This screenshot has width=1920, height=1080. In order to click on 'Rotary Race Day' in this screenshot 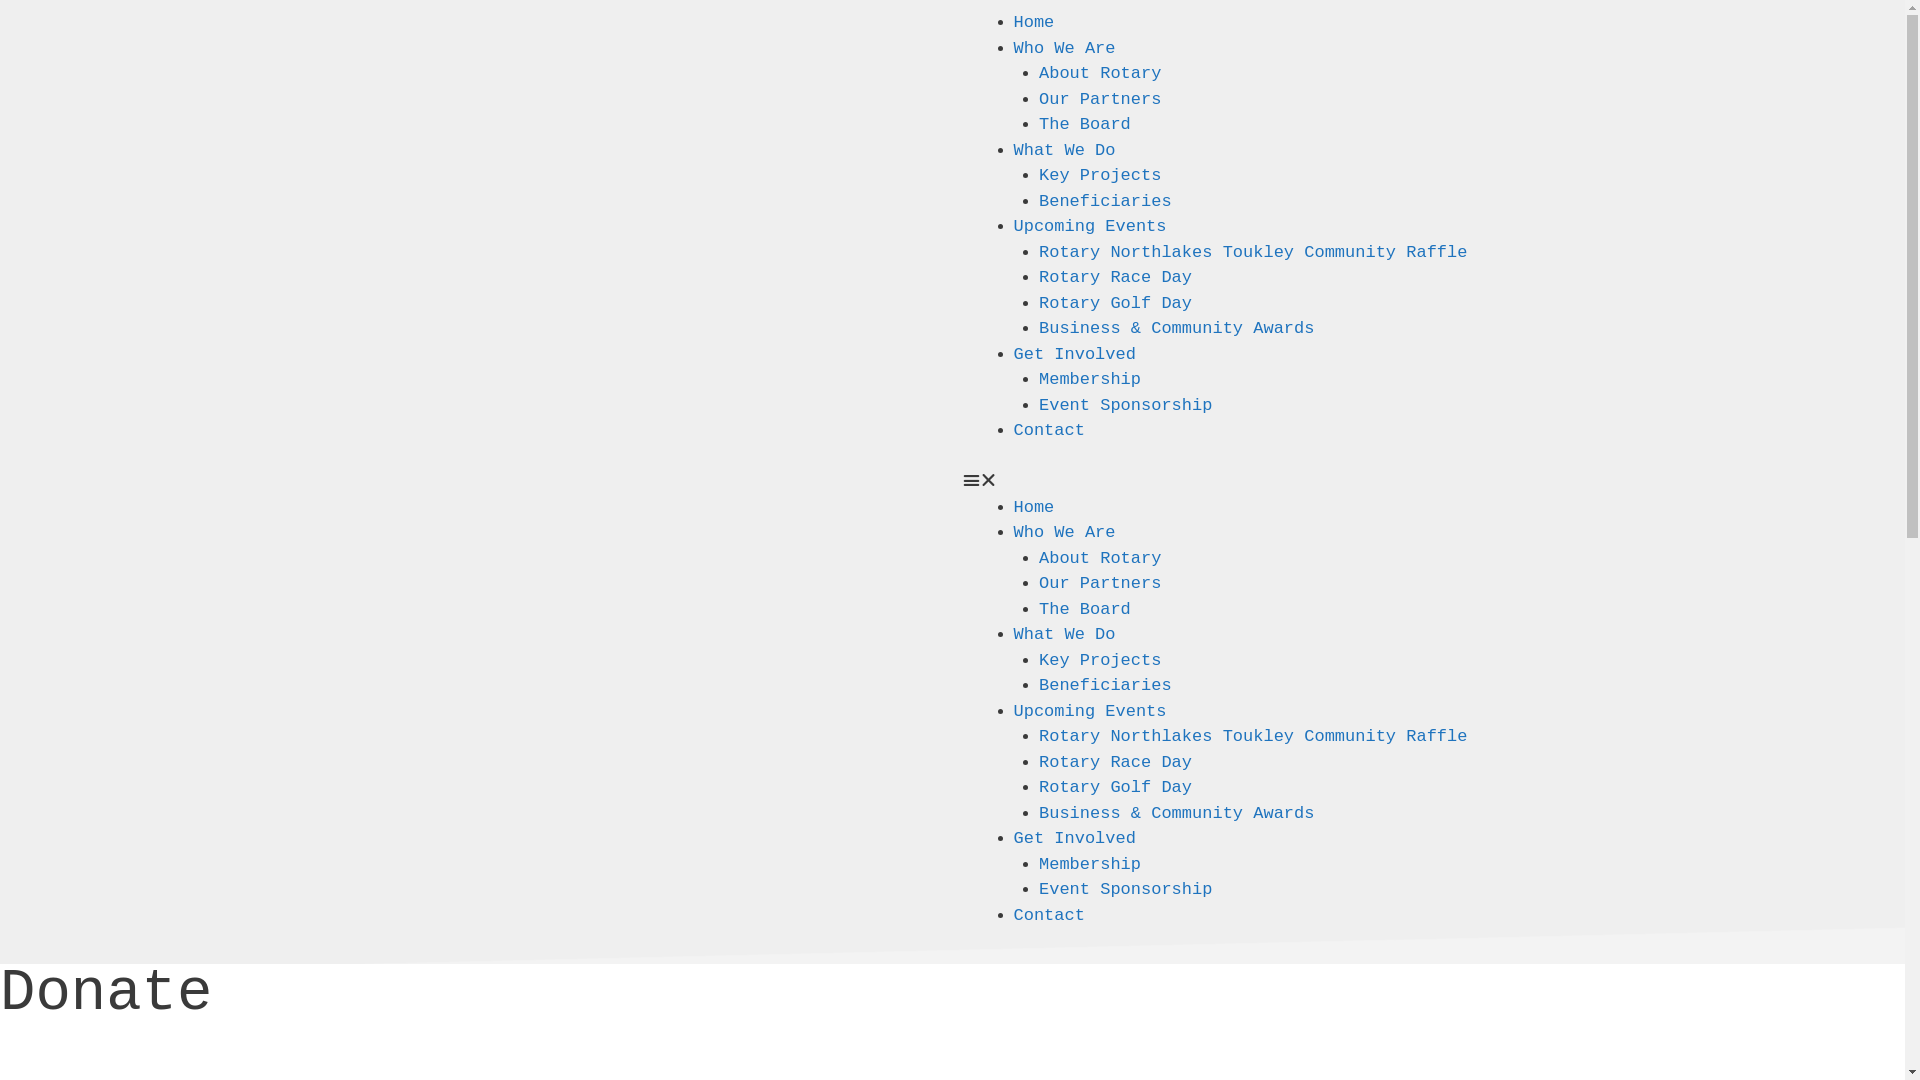, I will do `click(1114, 277)`.